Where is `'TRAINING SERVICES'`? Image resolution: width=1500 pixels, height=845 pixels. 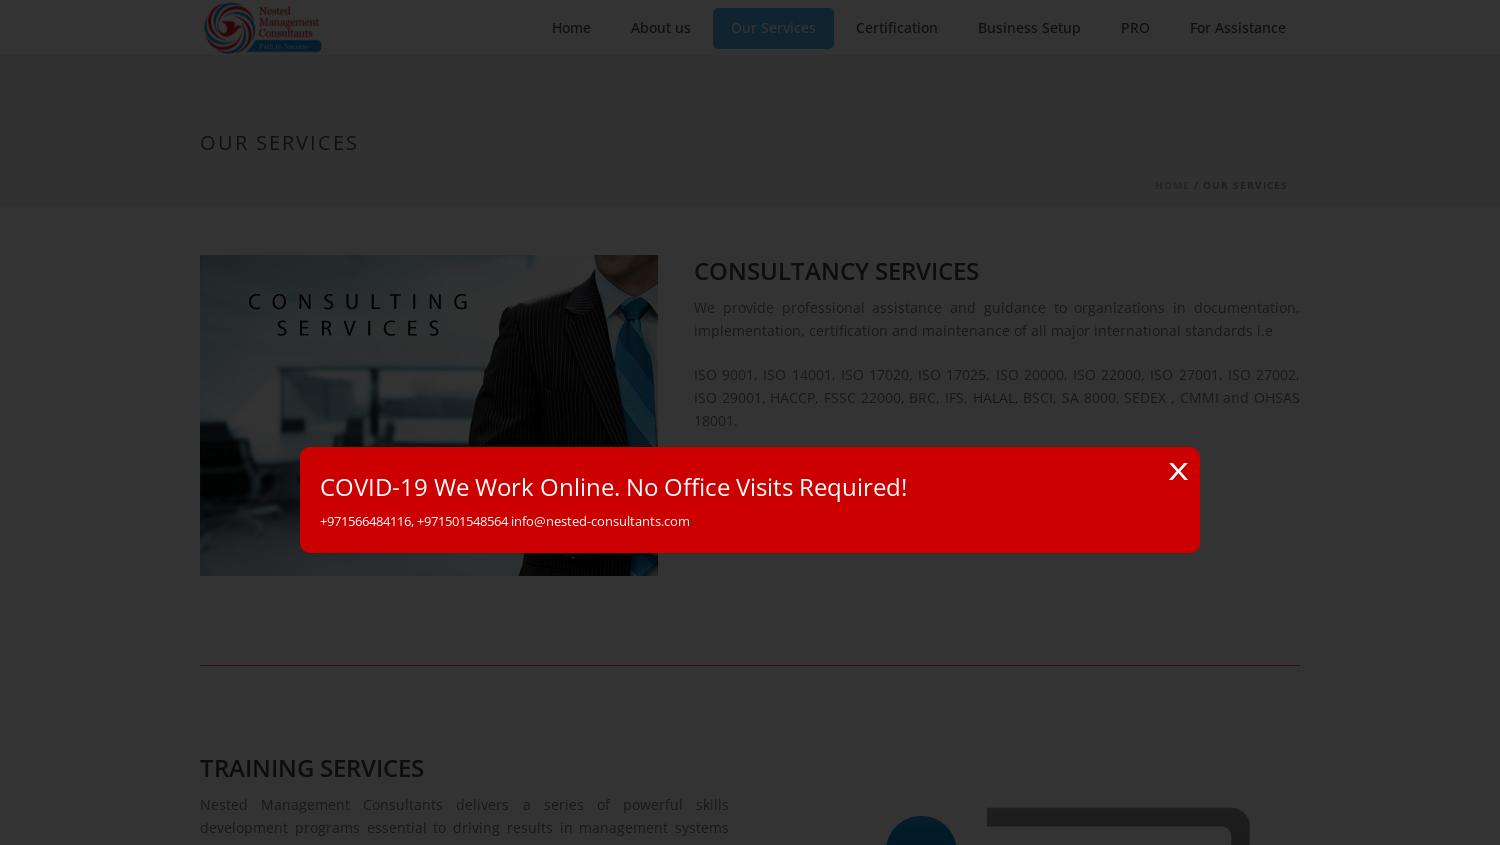 'TRAINING SERVICES' is located at coordinates (198, 767).